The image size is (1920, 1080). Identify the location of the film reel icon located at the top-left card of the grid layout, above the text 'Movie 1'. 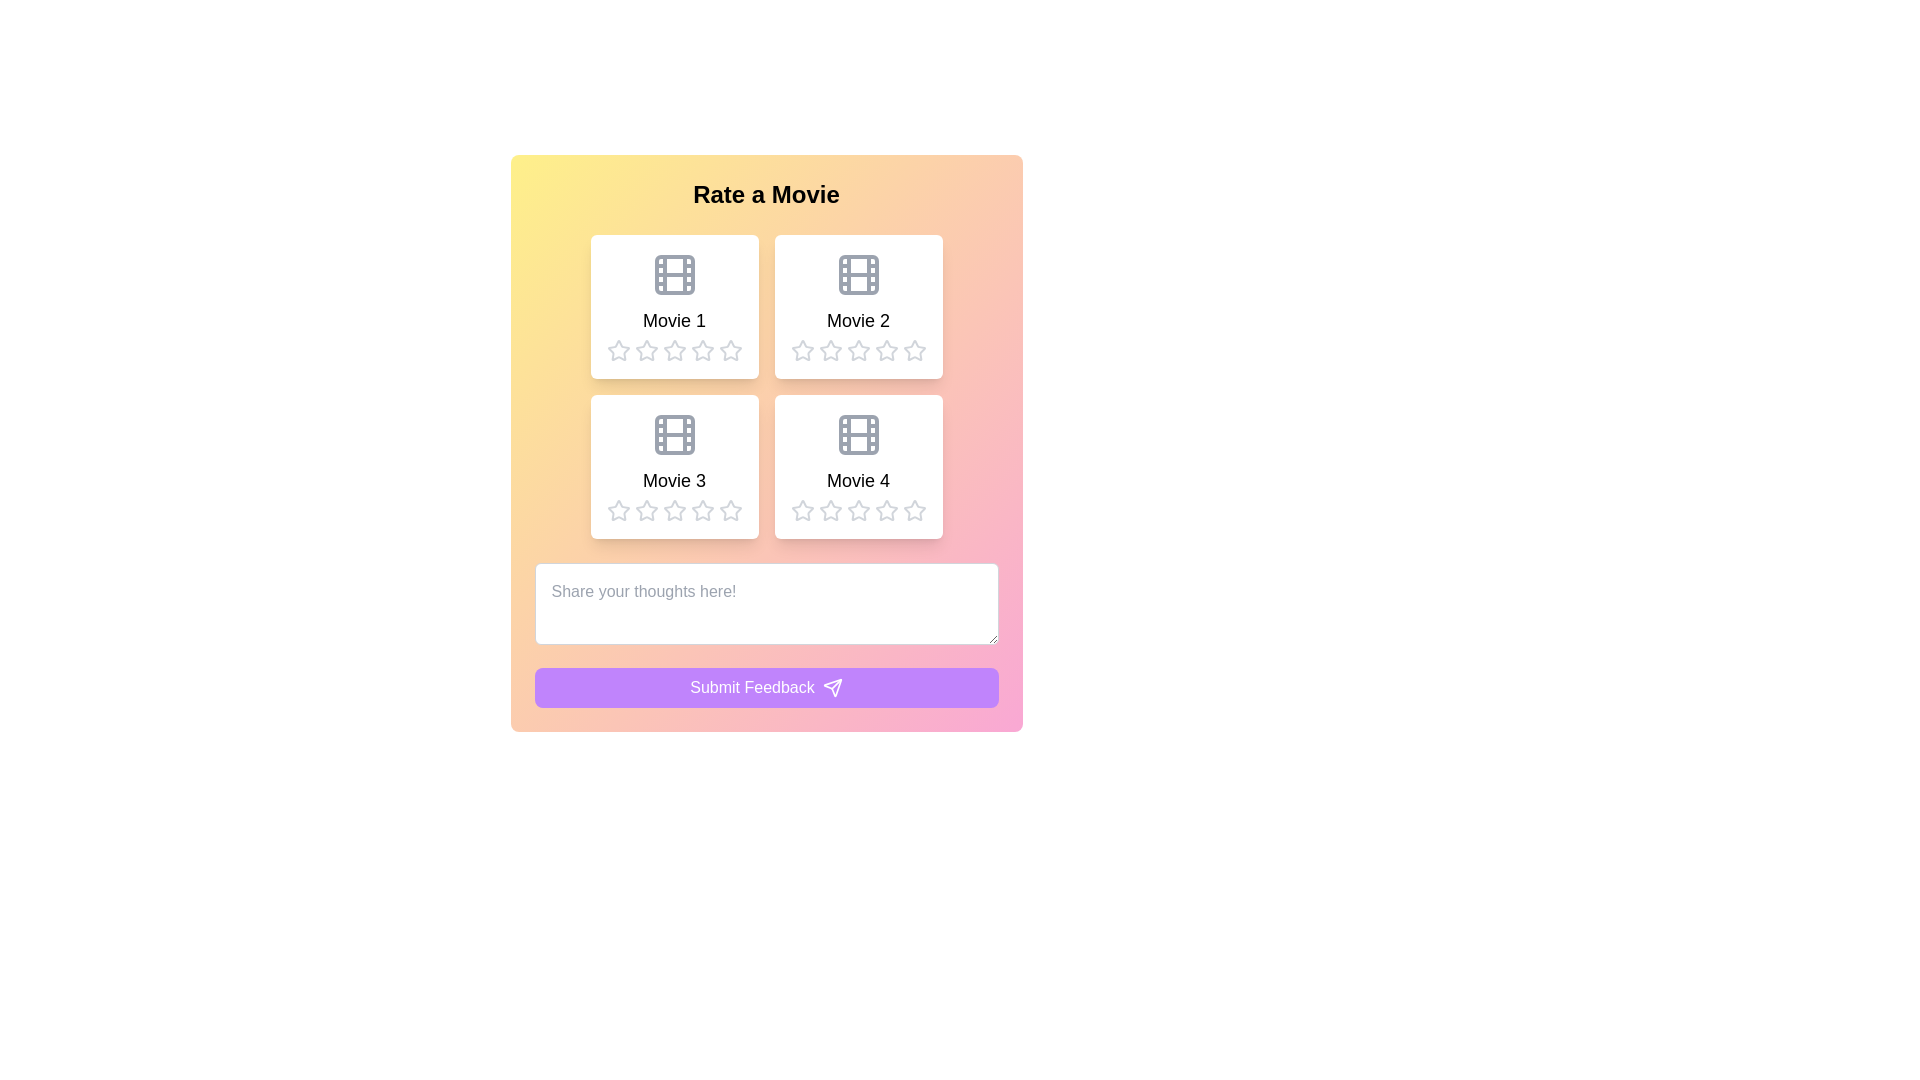
(674, 274).